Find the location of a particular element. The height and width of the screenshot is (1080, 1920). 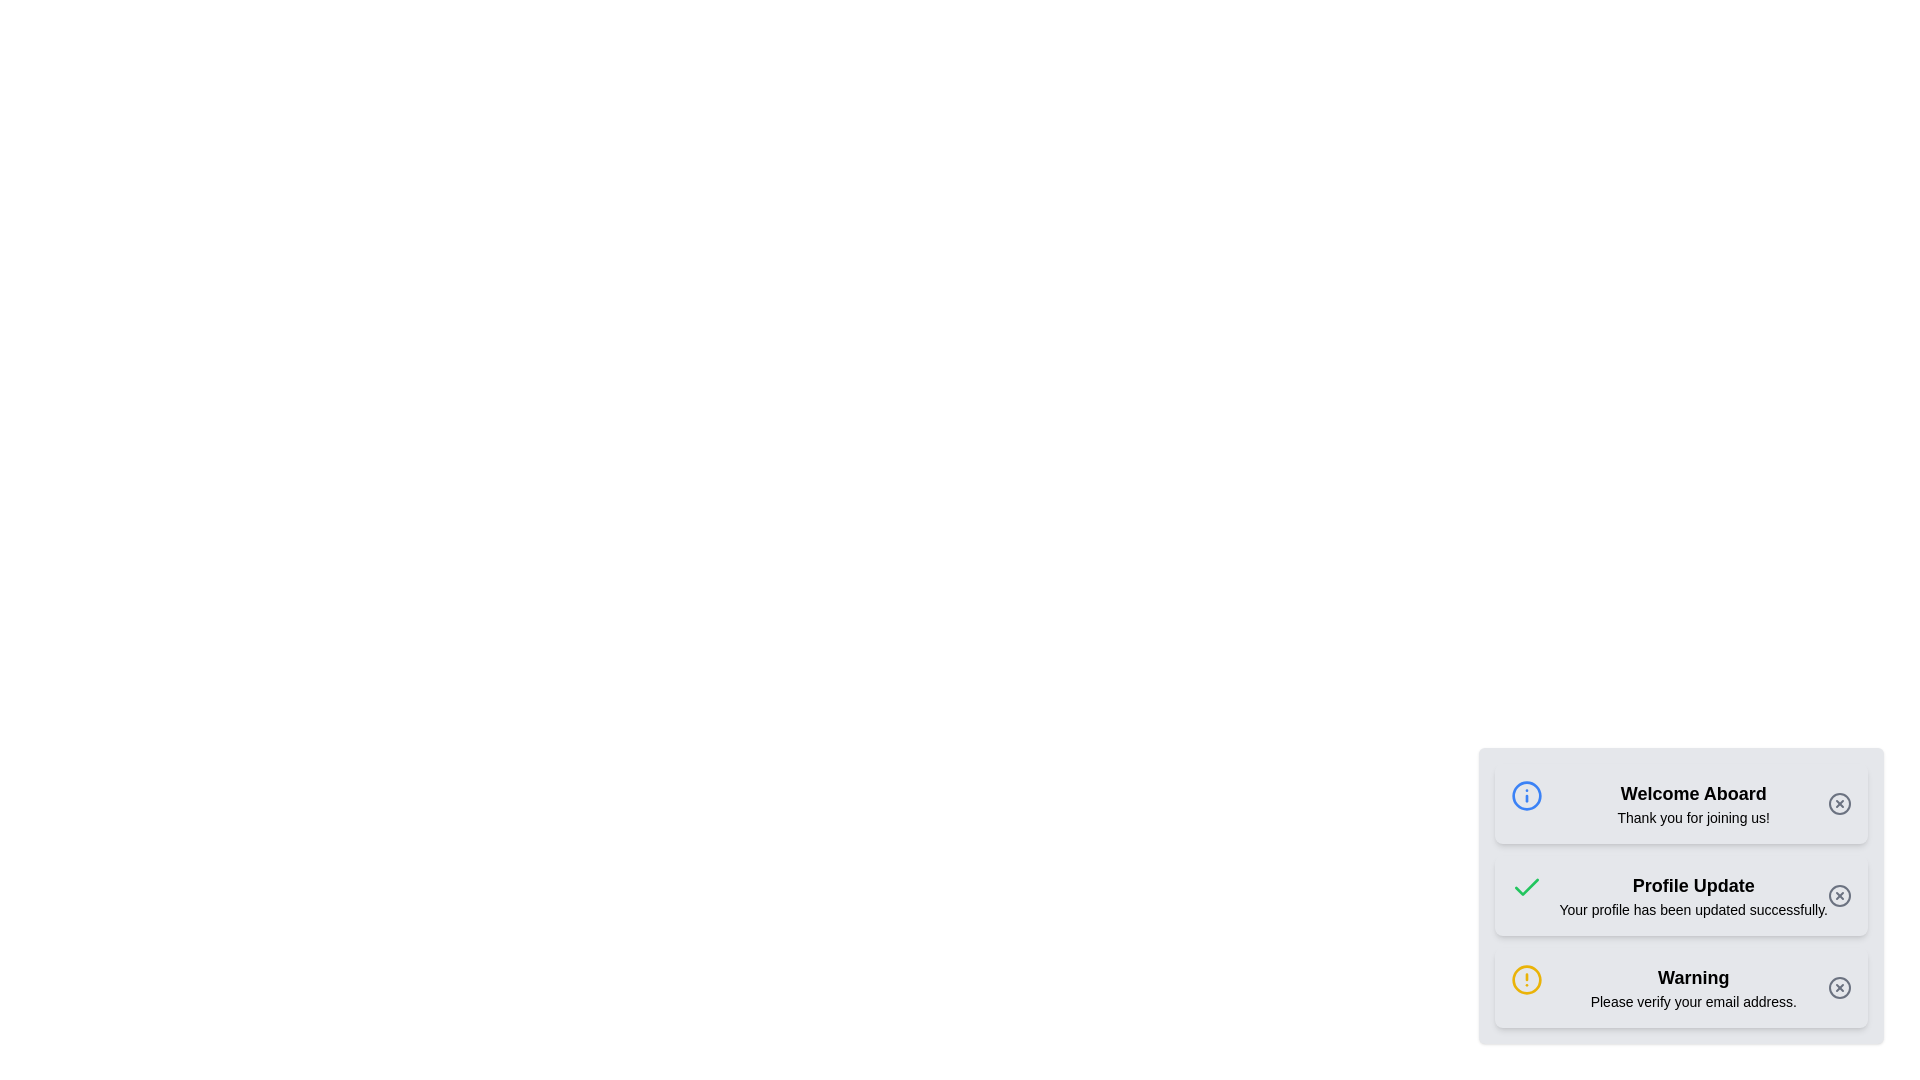

the Text header element that greets users in the notification component located at the bottom-right section of the interface is located at coordinates (1692, 793).